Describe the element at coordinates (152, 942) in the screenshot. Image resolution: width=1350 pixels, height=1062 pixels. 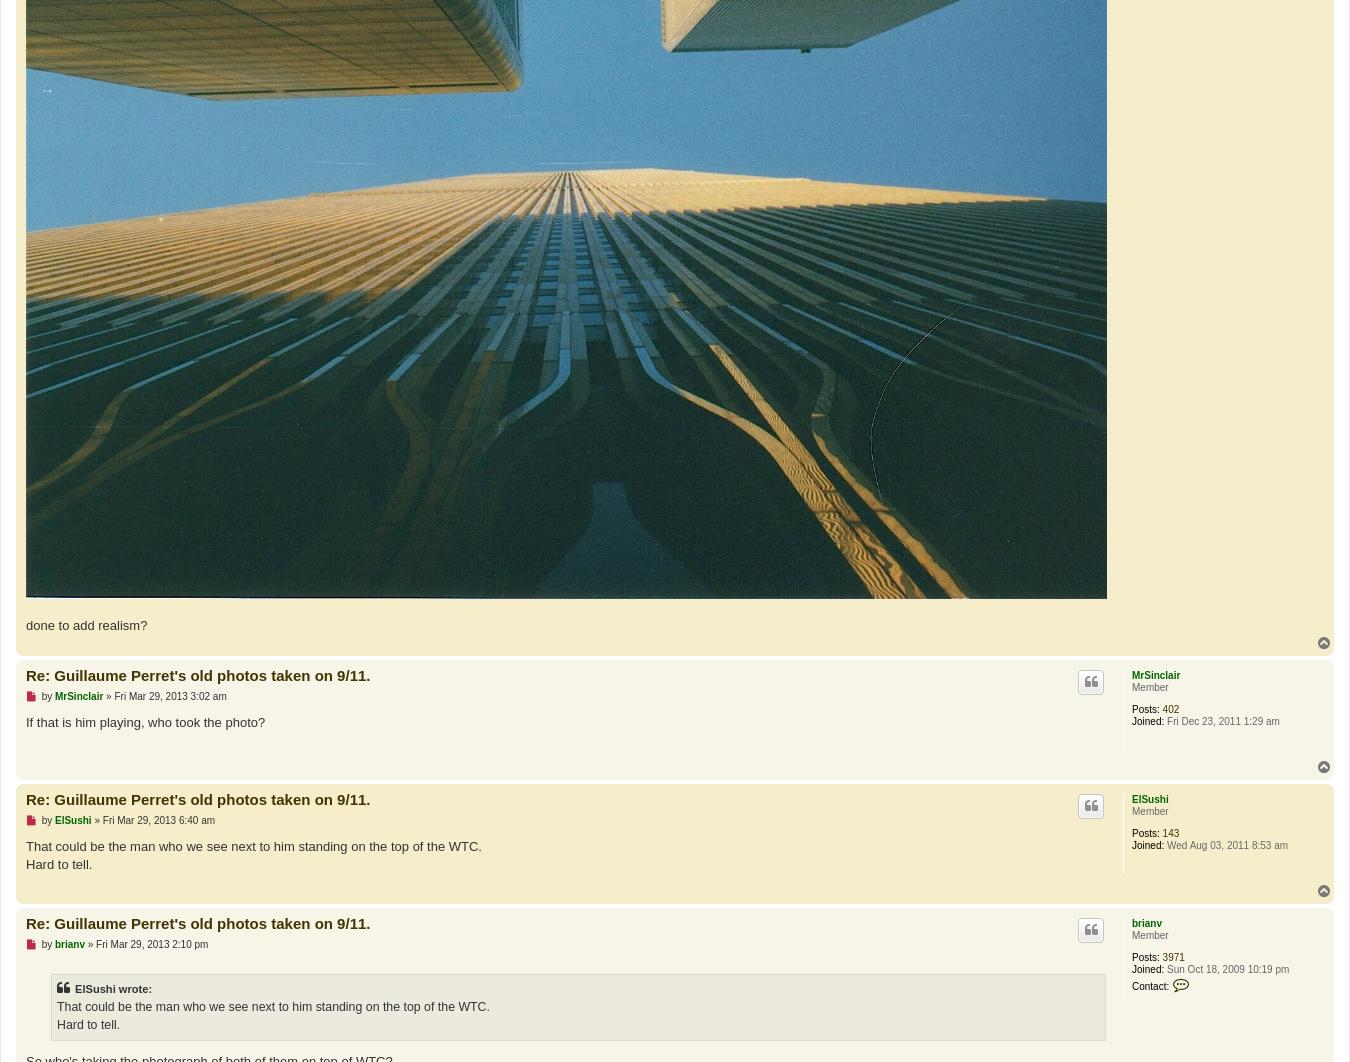
I see `'Fri Mar 29, 2013 2:10 pm'` at that location.